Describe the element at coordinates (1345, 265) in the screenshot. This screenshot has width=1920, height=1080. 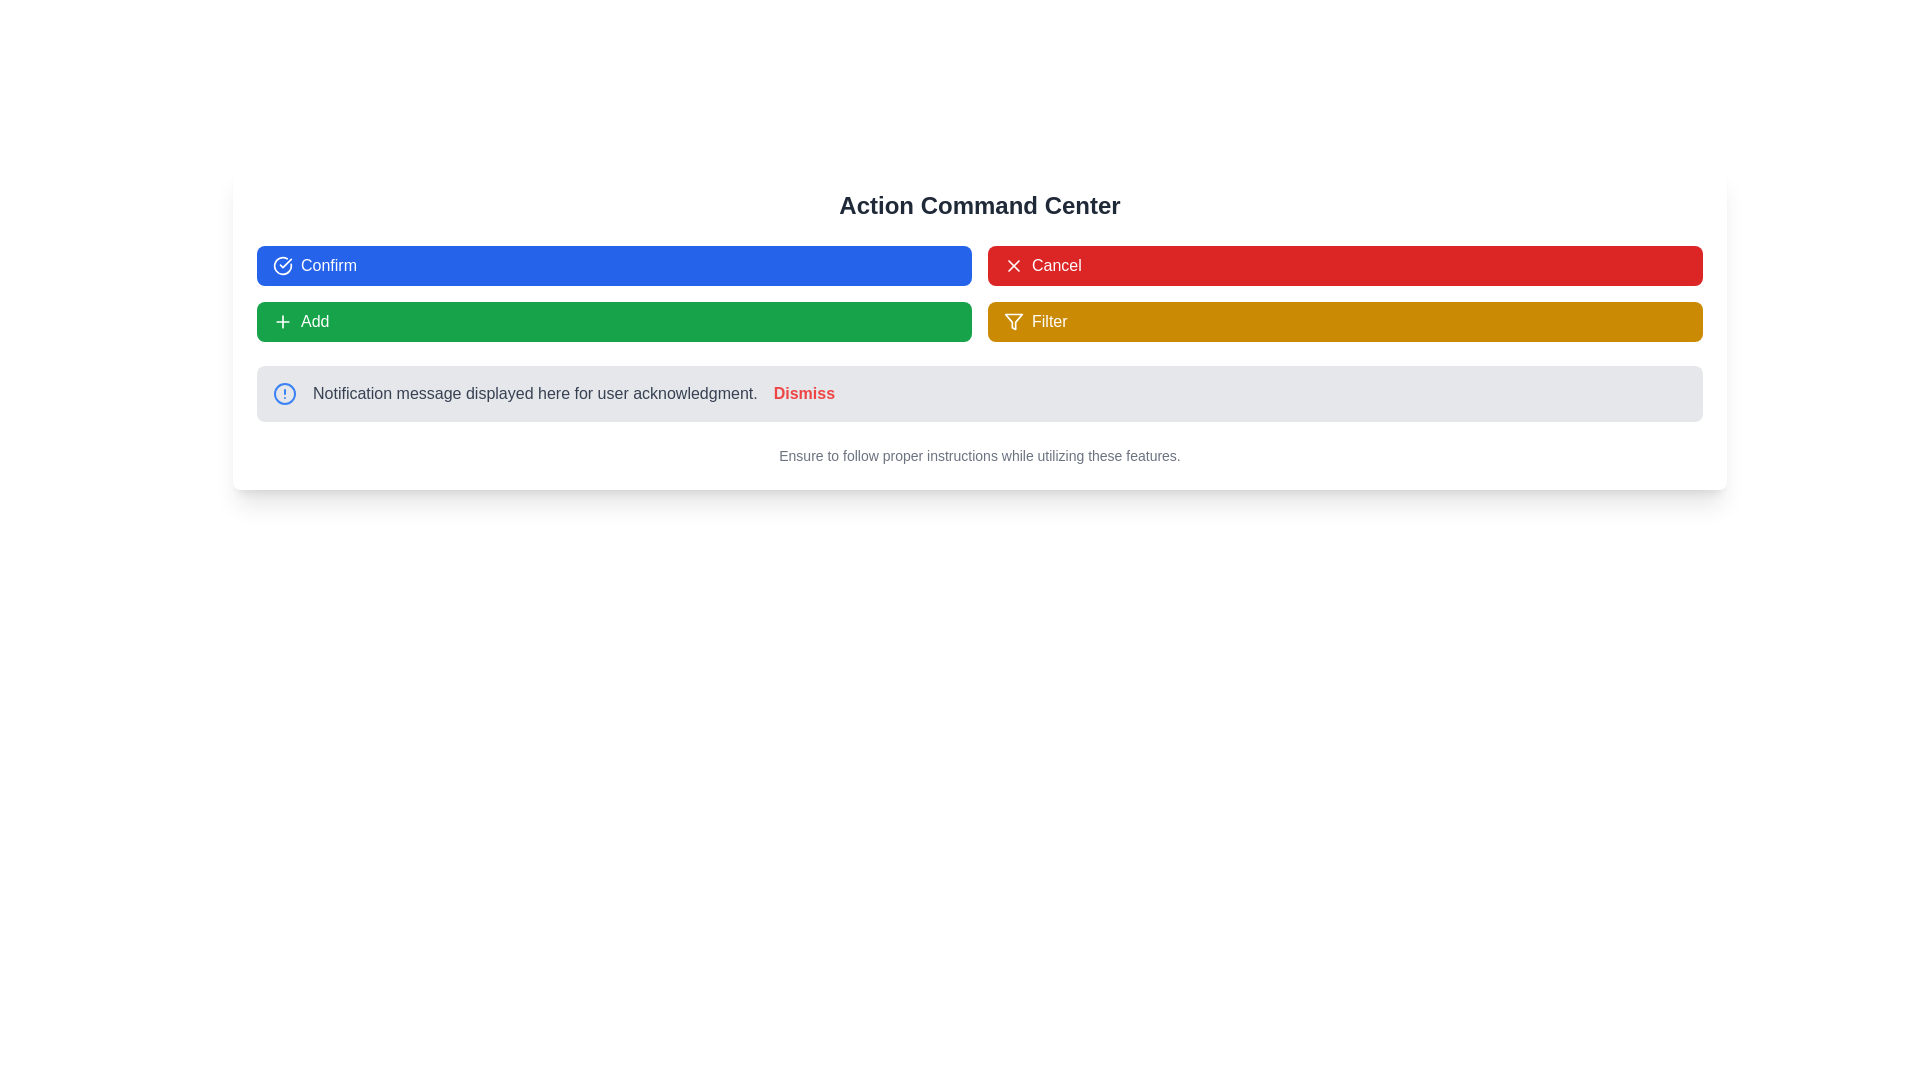
I see `the red 'Cancel' button with a white cross icon to observe its hover effect` at that location.